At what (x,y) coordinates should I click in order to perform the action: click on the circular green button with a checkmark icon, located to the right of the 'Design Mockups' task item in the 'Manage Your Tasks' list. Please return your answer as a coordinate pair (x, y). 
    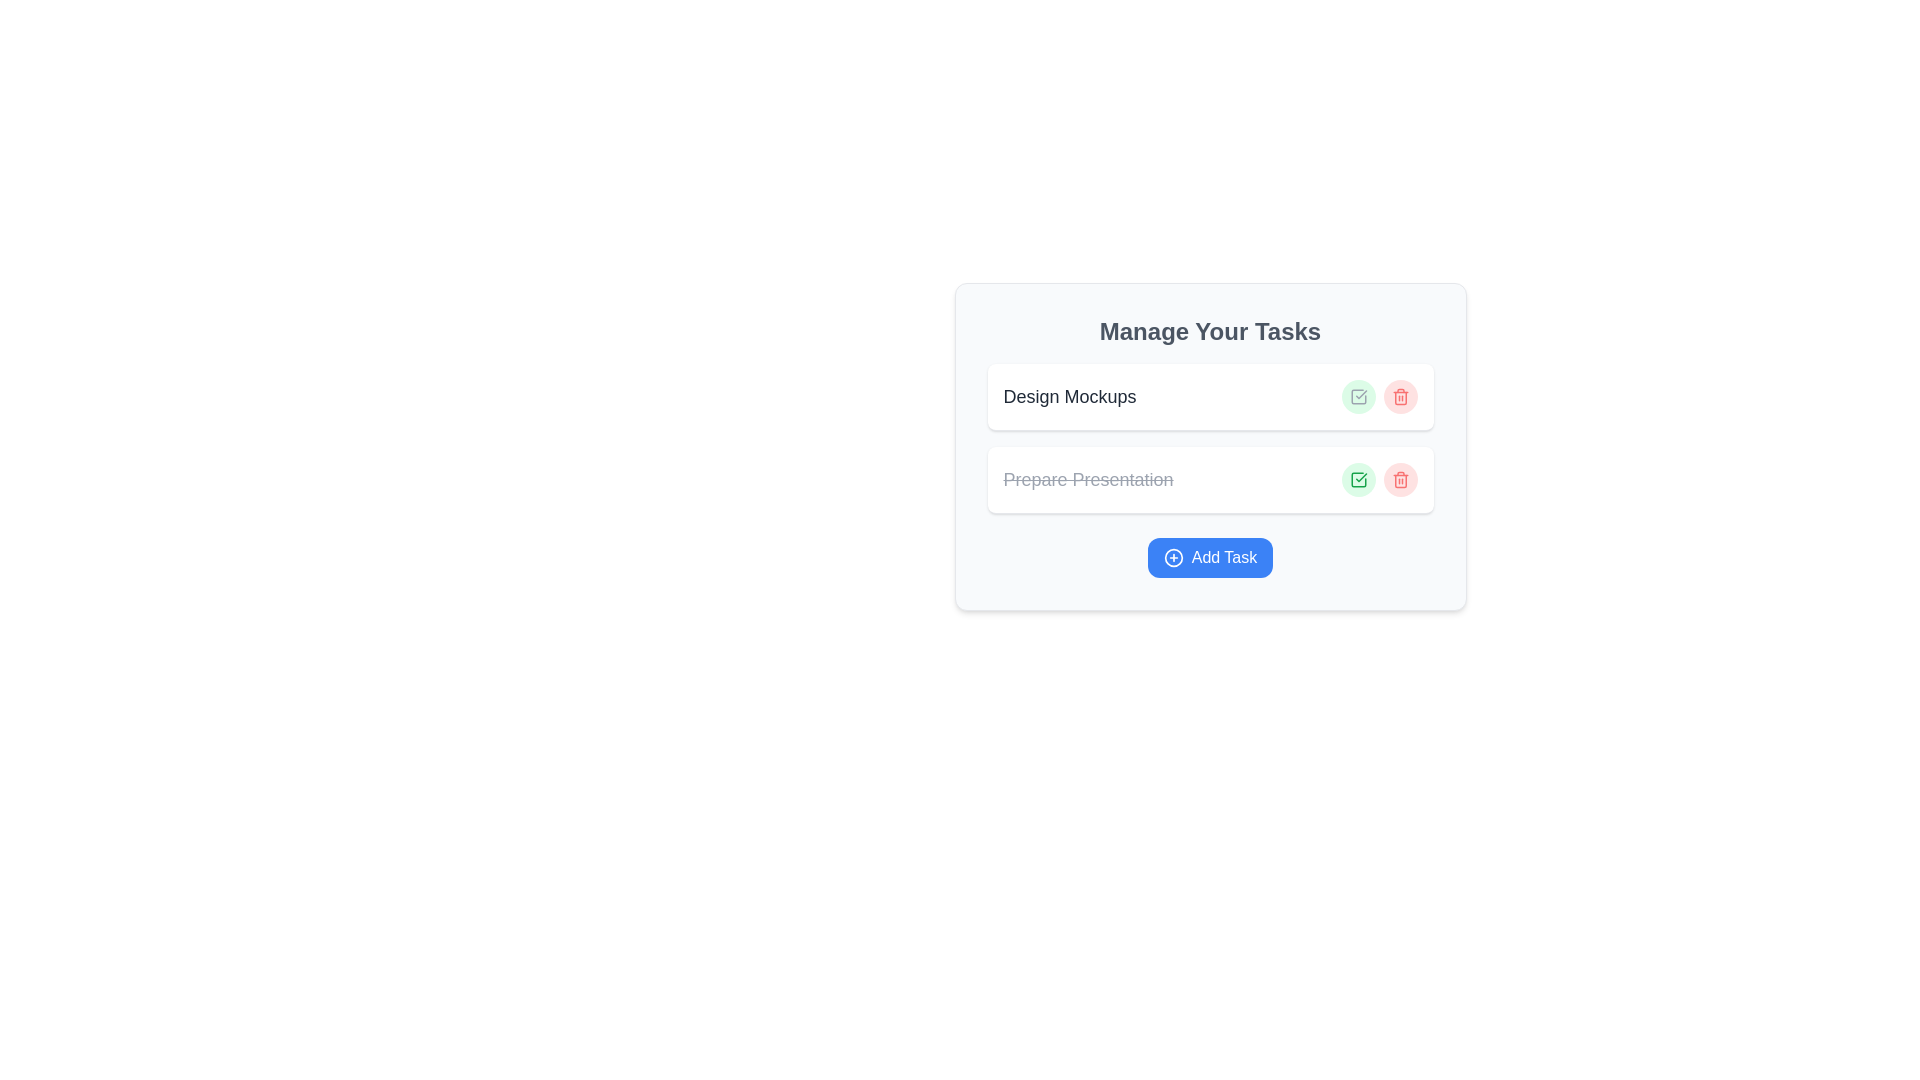
    Looking at the image, I should click on (1358, 397).